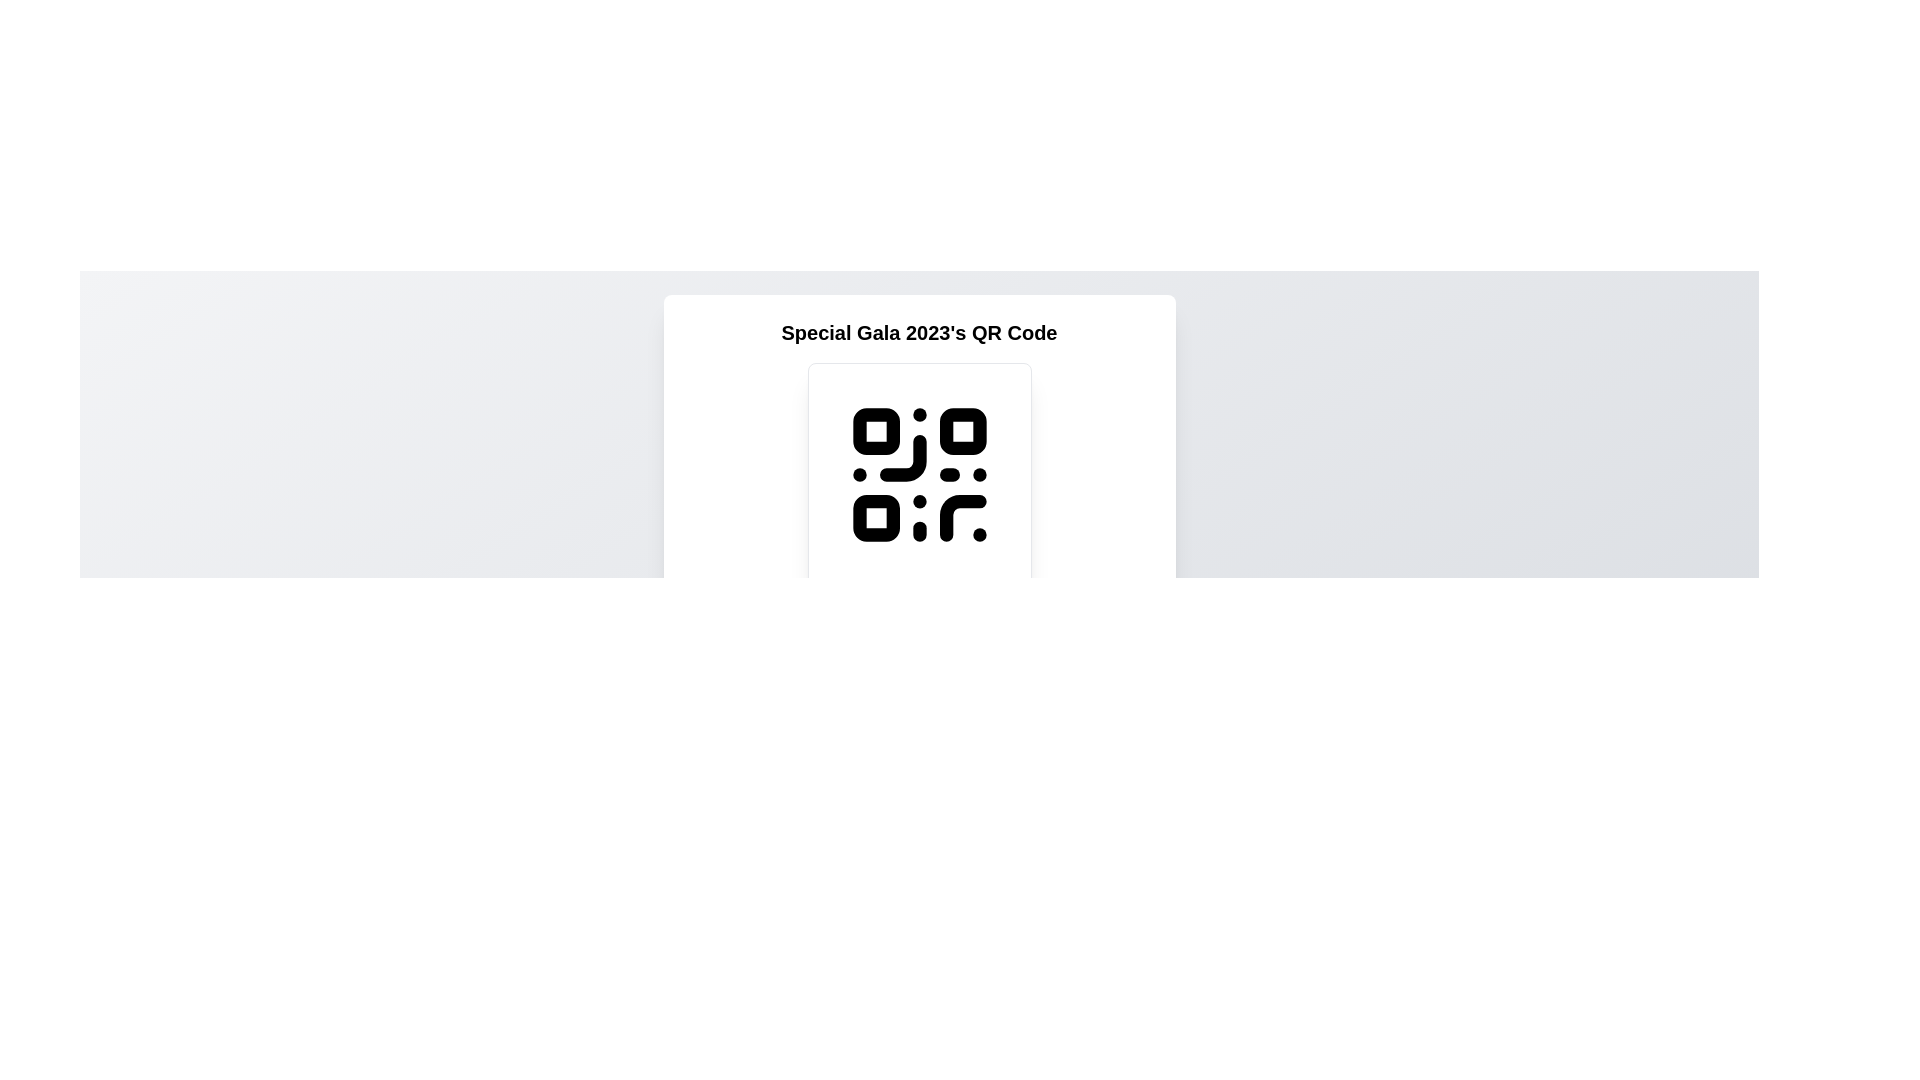 The image size is (1920, 1080). What do you see at coordinates (876, 517) in the screenshot?
I see `the small square in the bottom-left corner of the QR code graphic` at bounding box center [876, 517].